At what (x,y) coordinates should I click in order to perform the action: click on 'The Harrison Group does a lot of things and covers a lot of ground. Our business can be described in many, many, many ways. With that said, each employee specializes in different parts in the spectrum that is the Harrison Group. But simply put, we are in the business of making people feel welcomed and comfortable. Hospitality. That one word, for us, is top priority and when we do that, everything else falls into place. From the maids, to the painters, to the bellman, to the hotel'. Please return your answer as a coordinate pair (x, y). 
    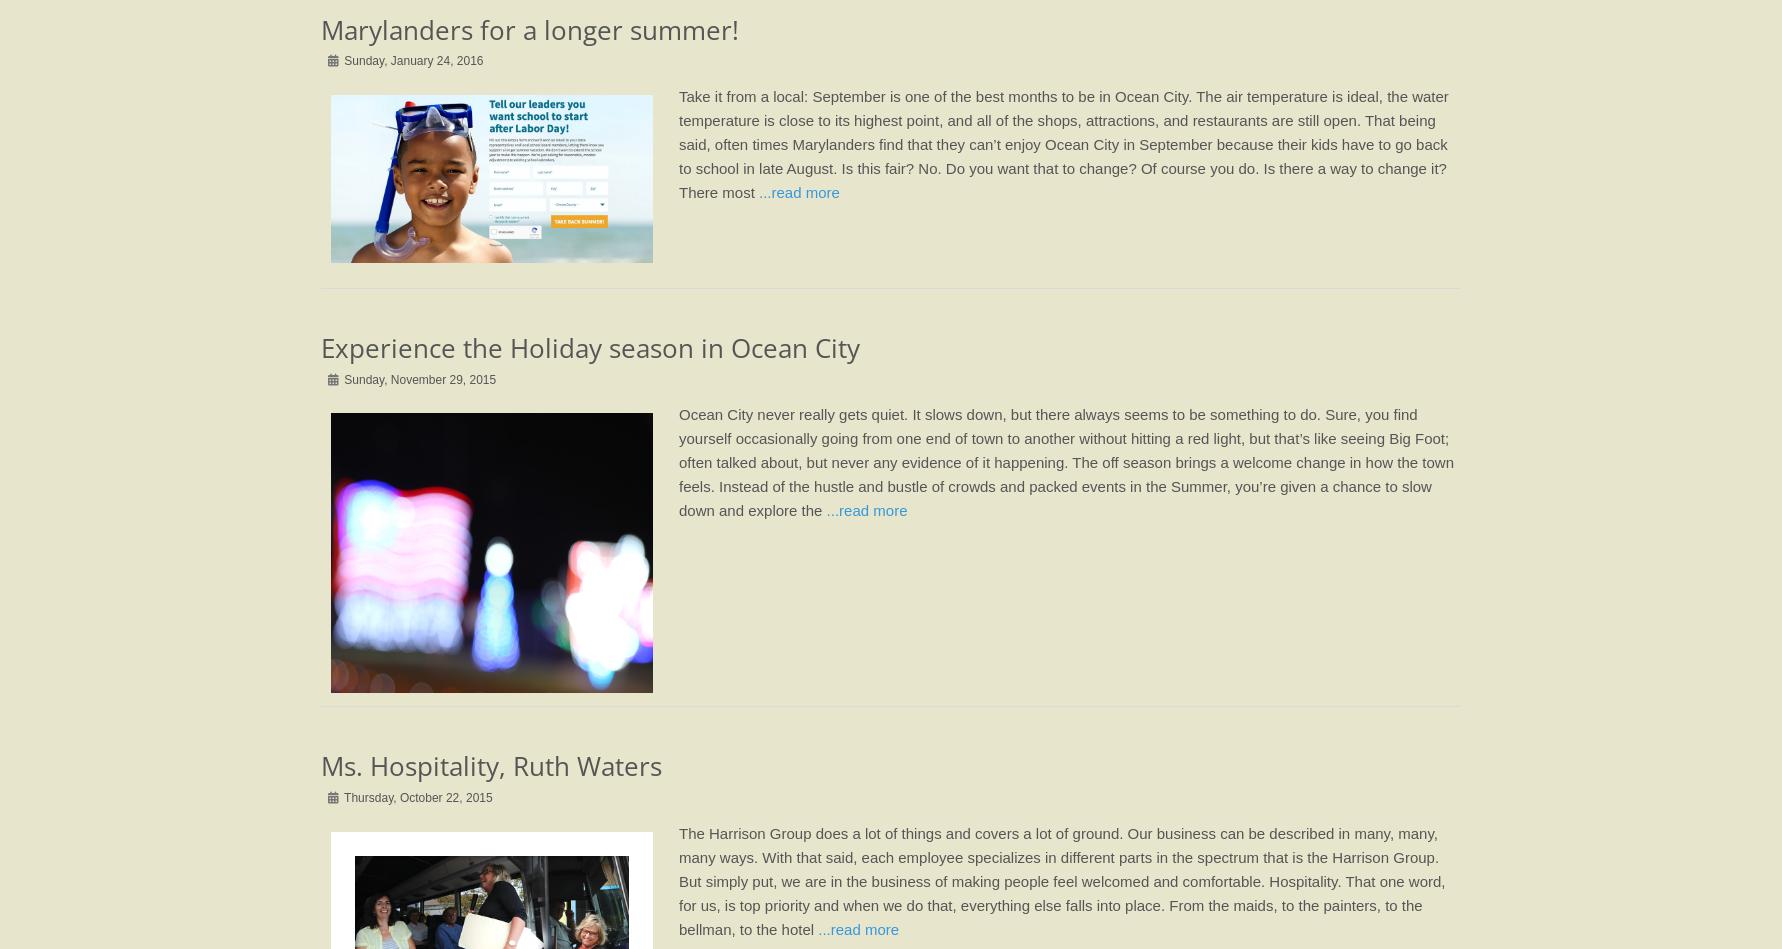
    Looking at the image, I should click on (1061, 879).